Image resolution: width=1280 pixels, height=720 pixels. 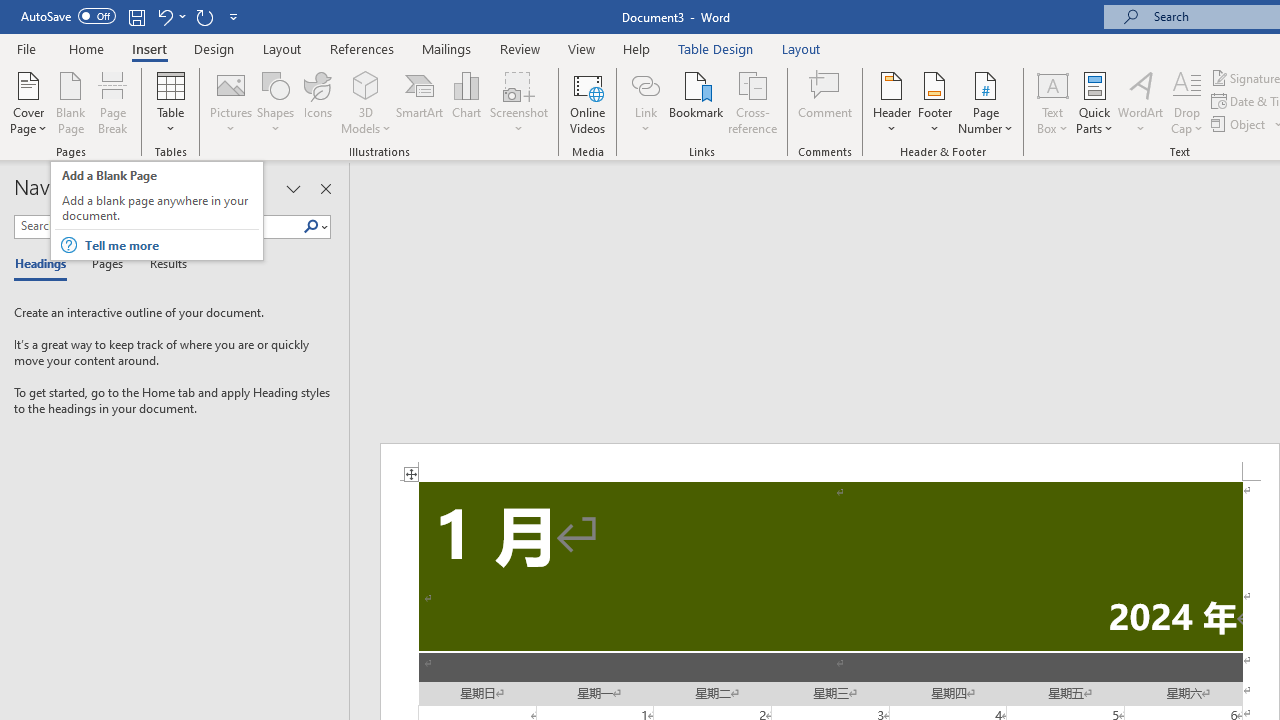 I want to click on 'Bookmark...', so click(x=696, y=103).